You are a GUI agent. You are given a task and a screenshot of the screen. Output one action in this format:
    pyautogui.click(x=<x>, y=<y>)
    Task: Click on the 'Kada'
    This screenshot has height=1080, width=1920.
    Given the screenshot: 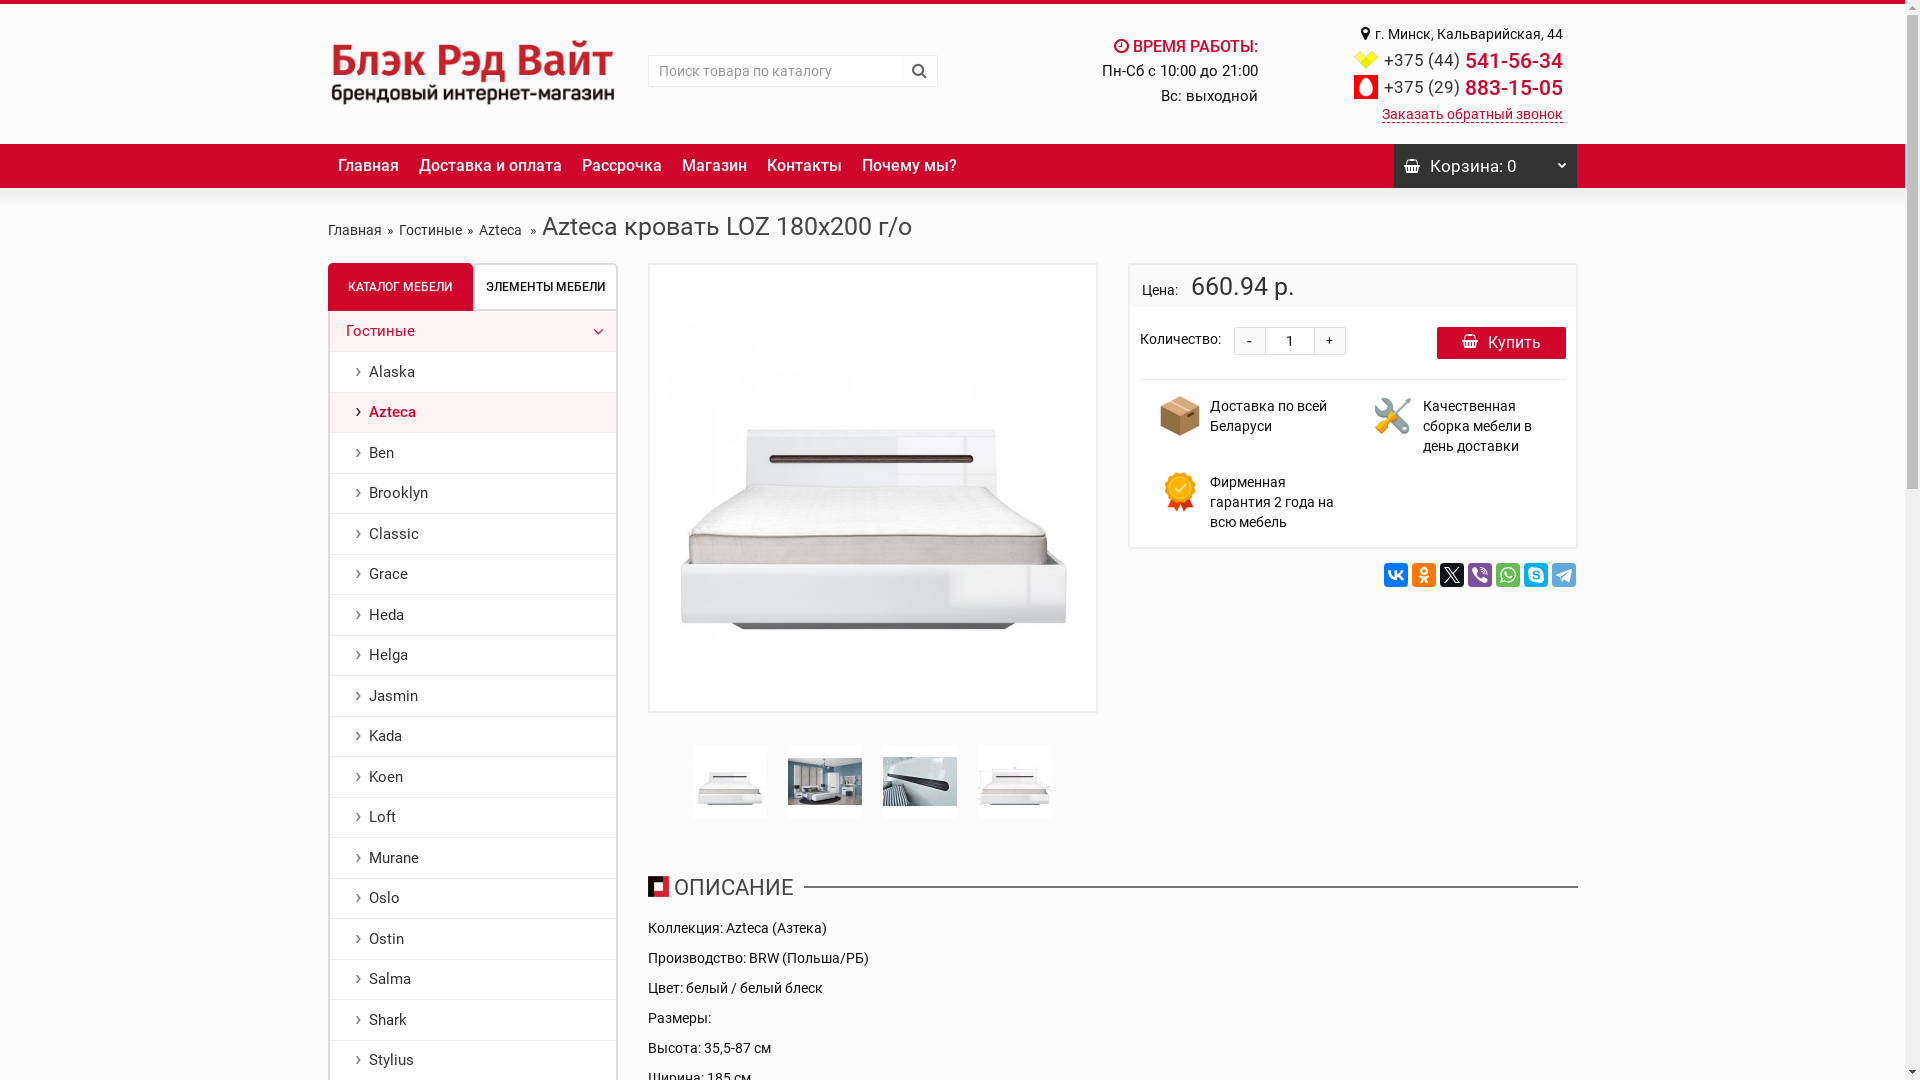 What is the action you would take?
    pyautogui.click(x=330, y=736)
    